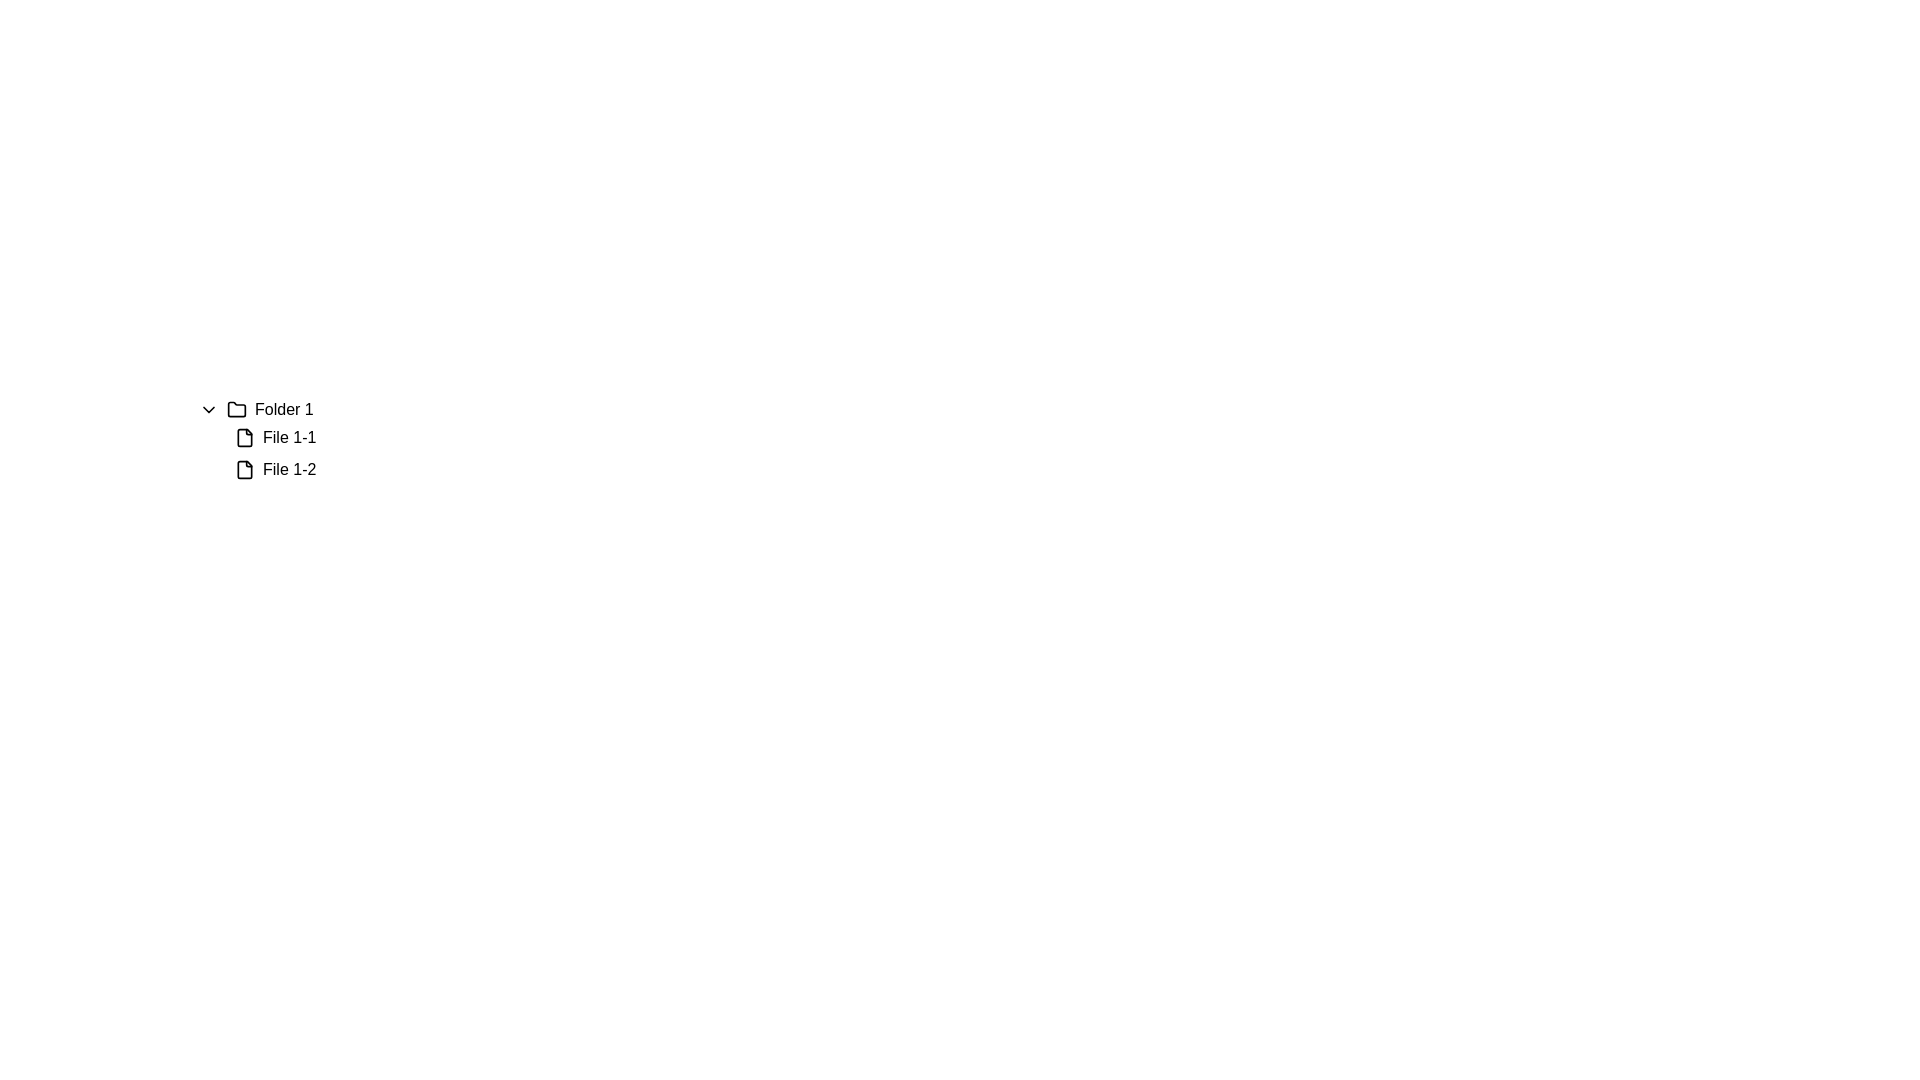 The height and width of the screenshot is (1080, 1920). Describe the element at coordinates (243, 470) in the screenshot. I see `the file document icon located to the left of the 'File 1-2' text label` at that location.